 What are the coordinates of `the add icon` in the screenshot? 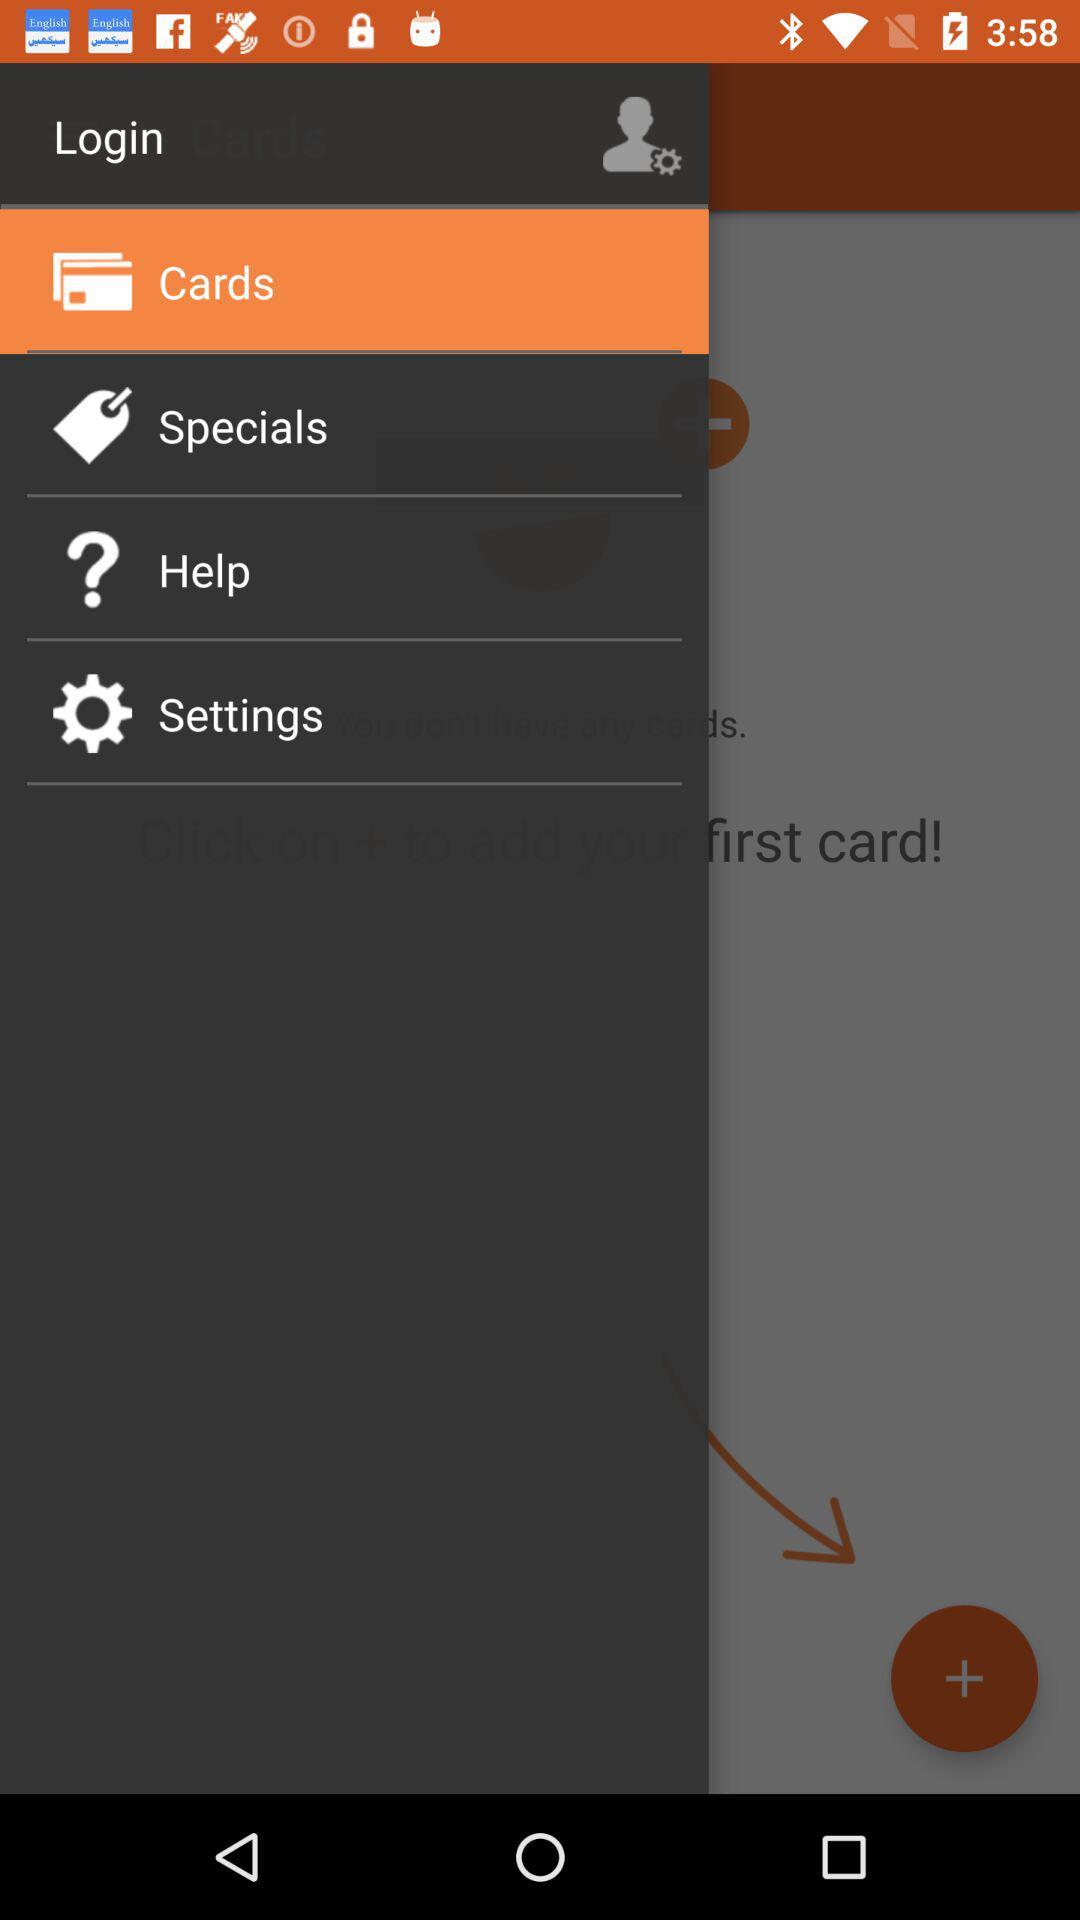 It's located at (963, 1678).